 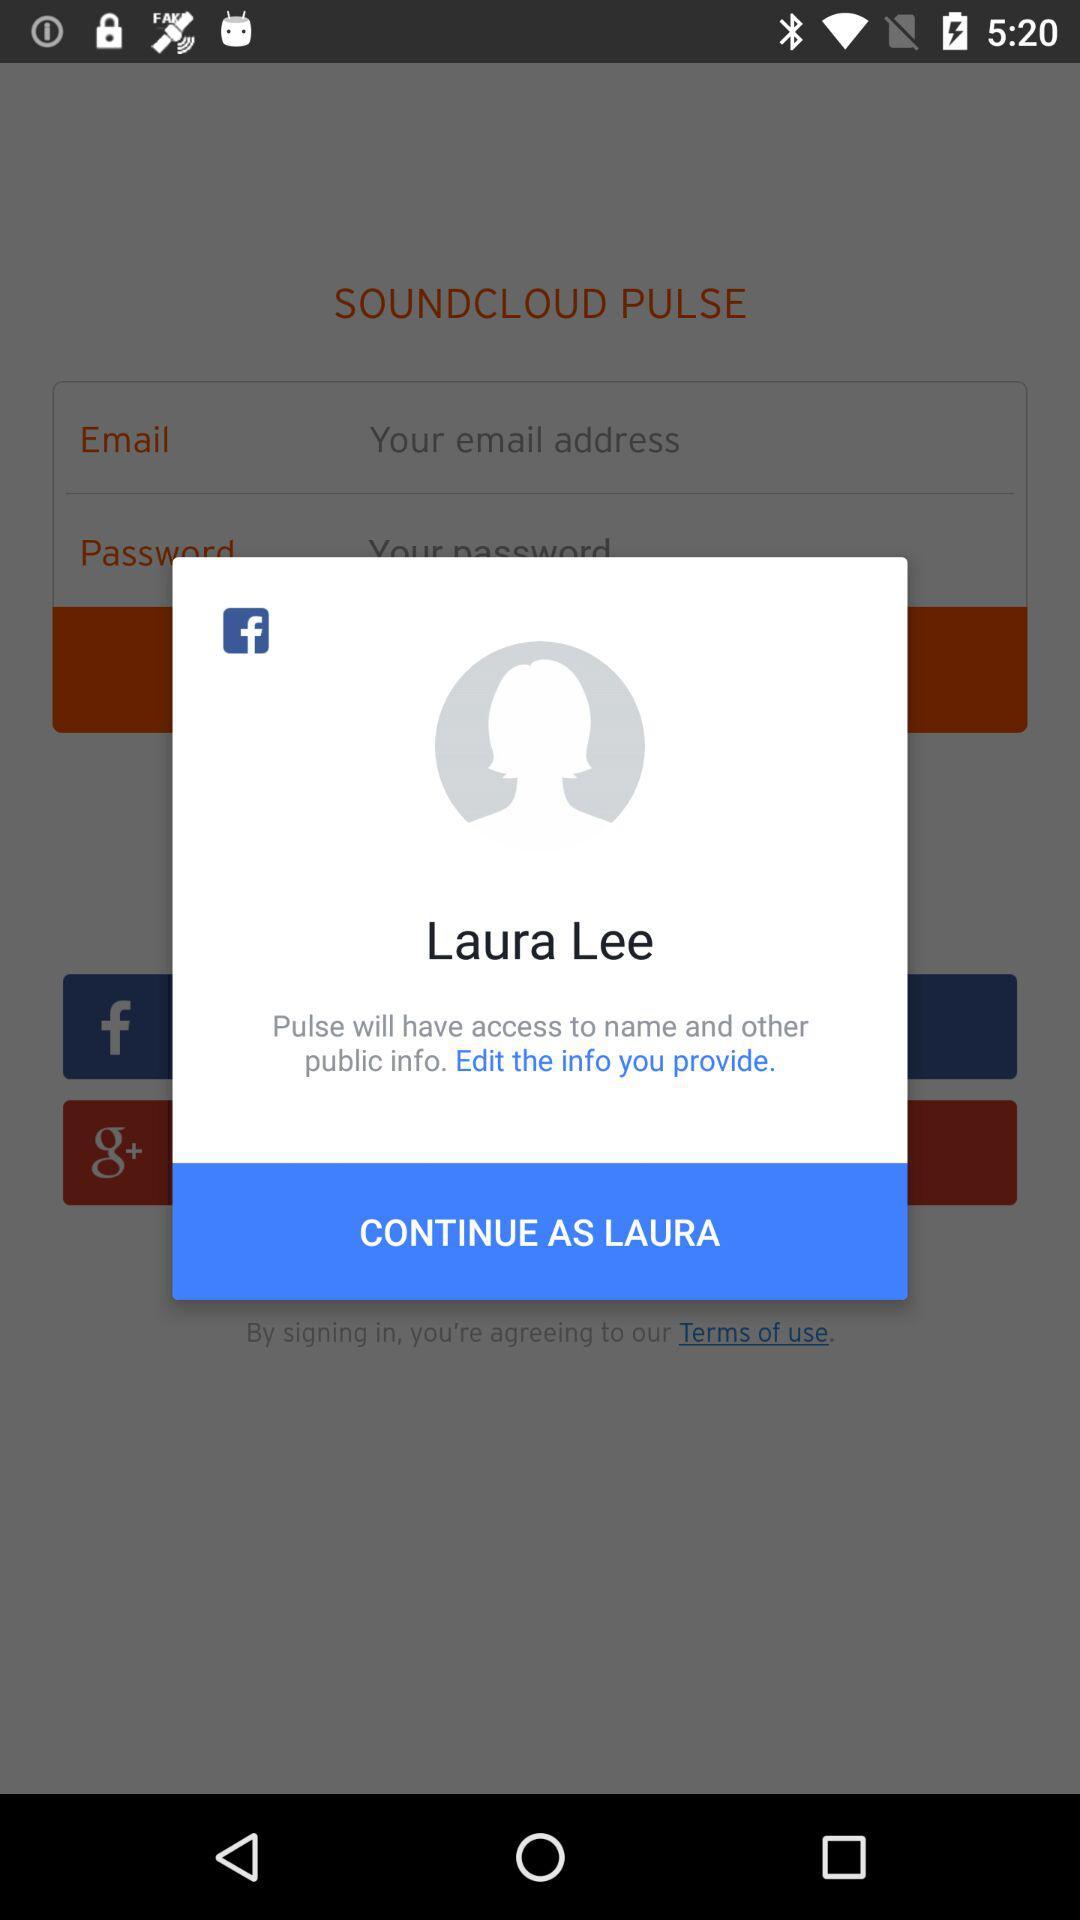 What do you see at coordinates (540, 1230) in the screenshot?
I see `continue as laura item` at bounding box center [540, 1230].